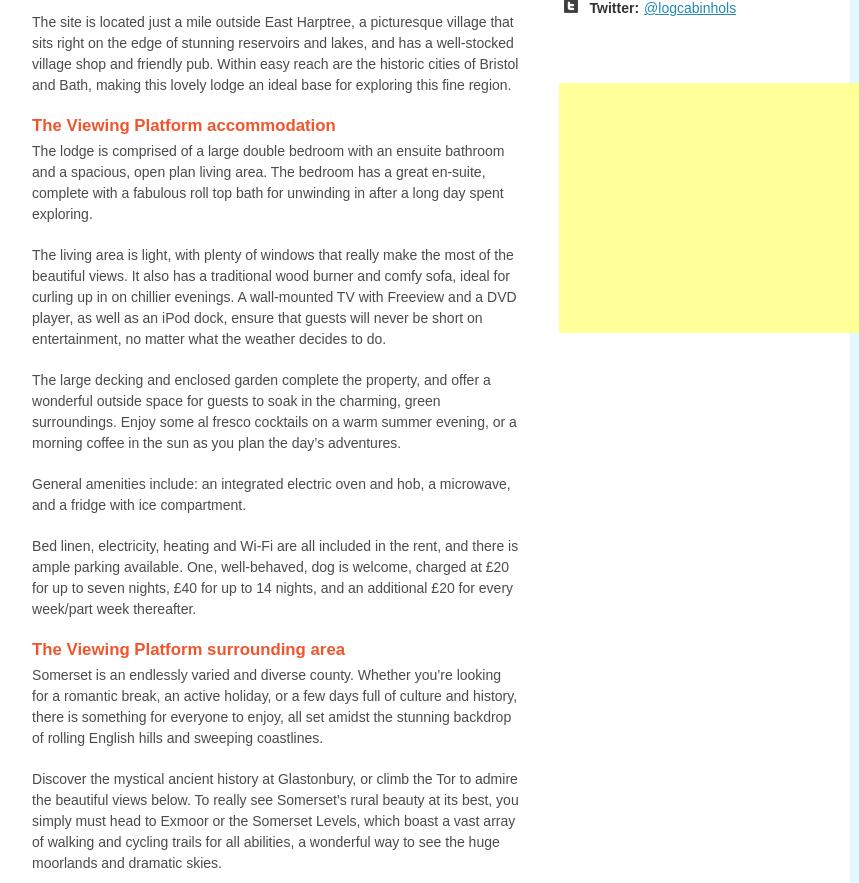 The height and width of the screenshot is (883, 859). What do you see at coordinates (187, 648) in the screenshot?
I see `'The Viewing Platform surrounding area'` at bounding box center [187, 648].